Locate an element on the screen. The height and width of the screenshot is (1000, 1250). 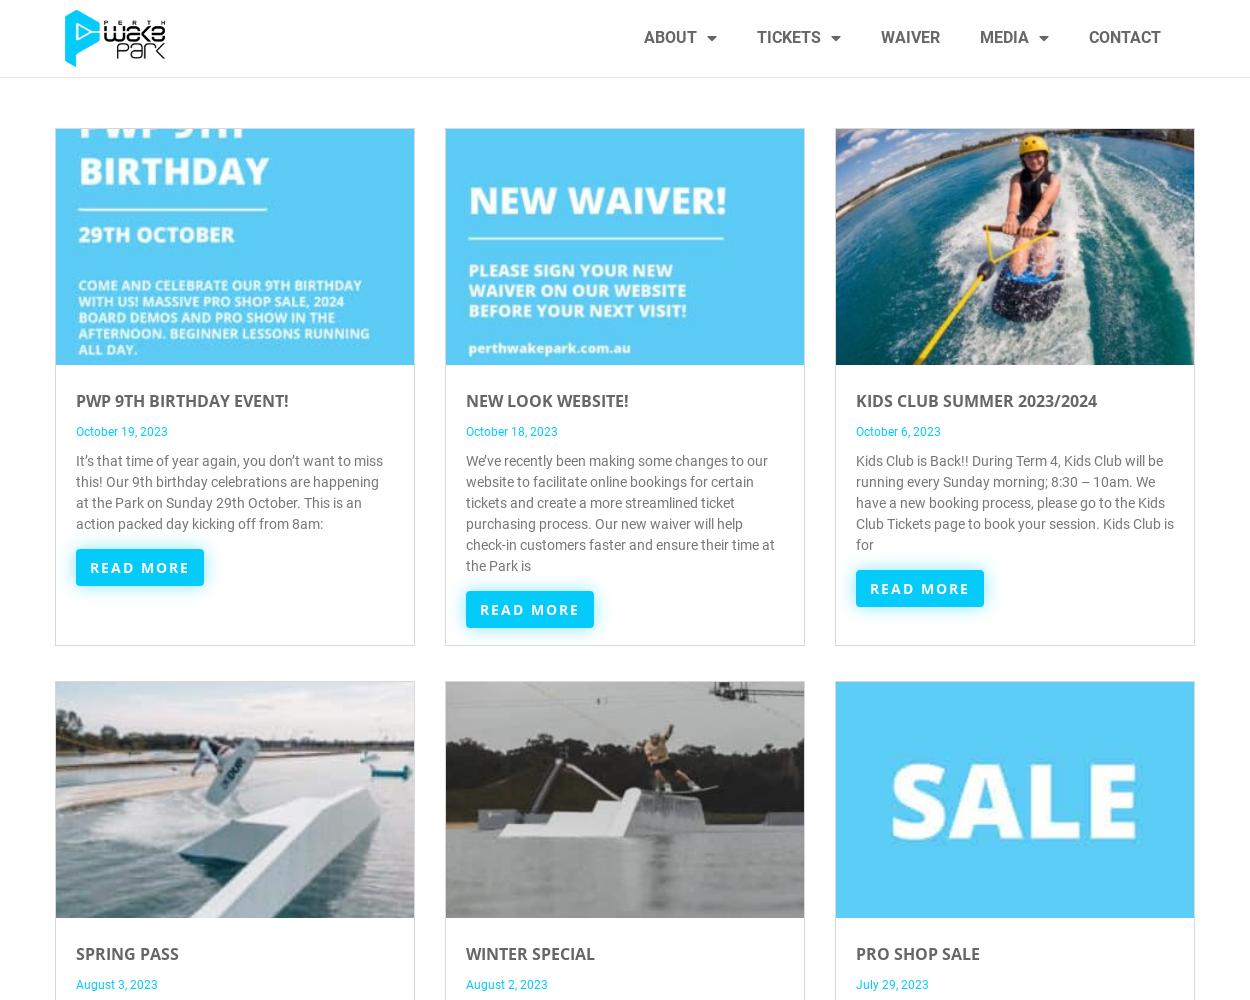
'August 2, 2023' is located at coordinates (507, 984).